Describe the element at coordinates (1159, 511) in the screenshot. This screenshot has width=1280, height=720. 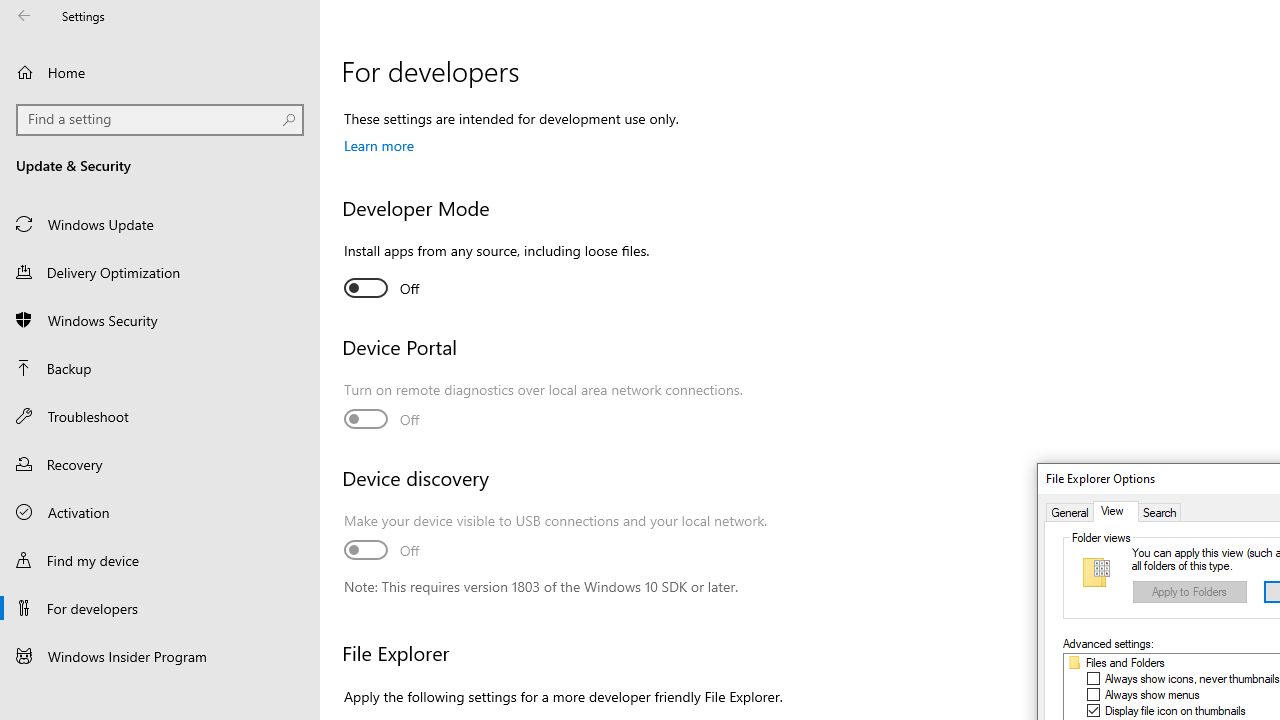
I see `'Search'` at that location.